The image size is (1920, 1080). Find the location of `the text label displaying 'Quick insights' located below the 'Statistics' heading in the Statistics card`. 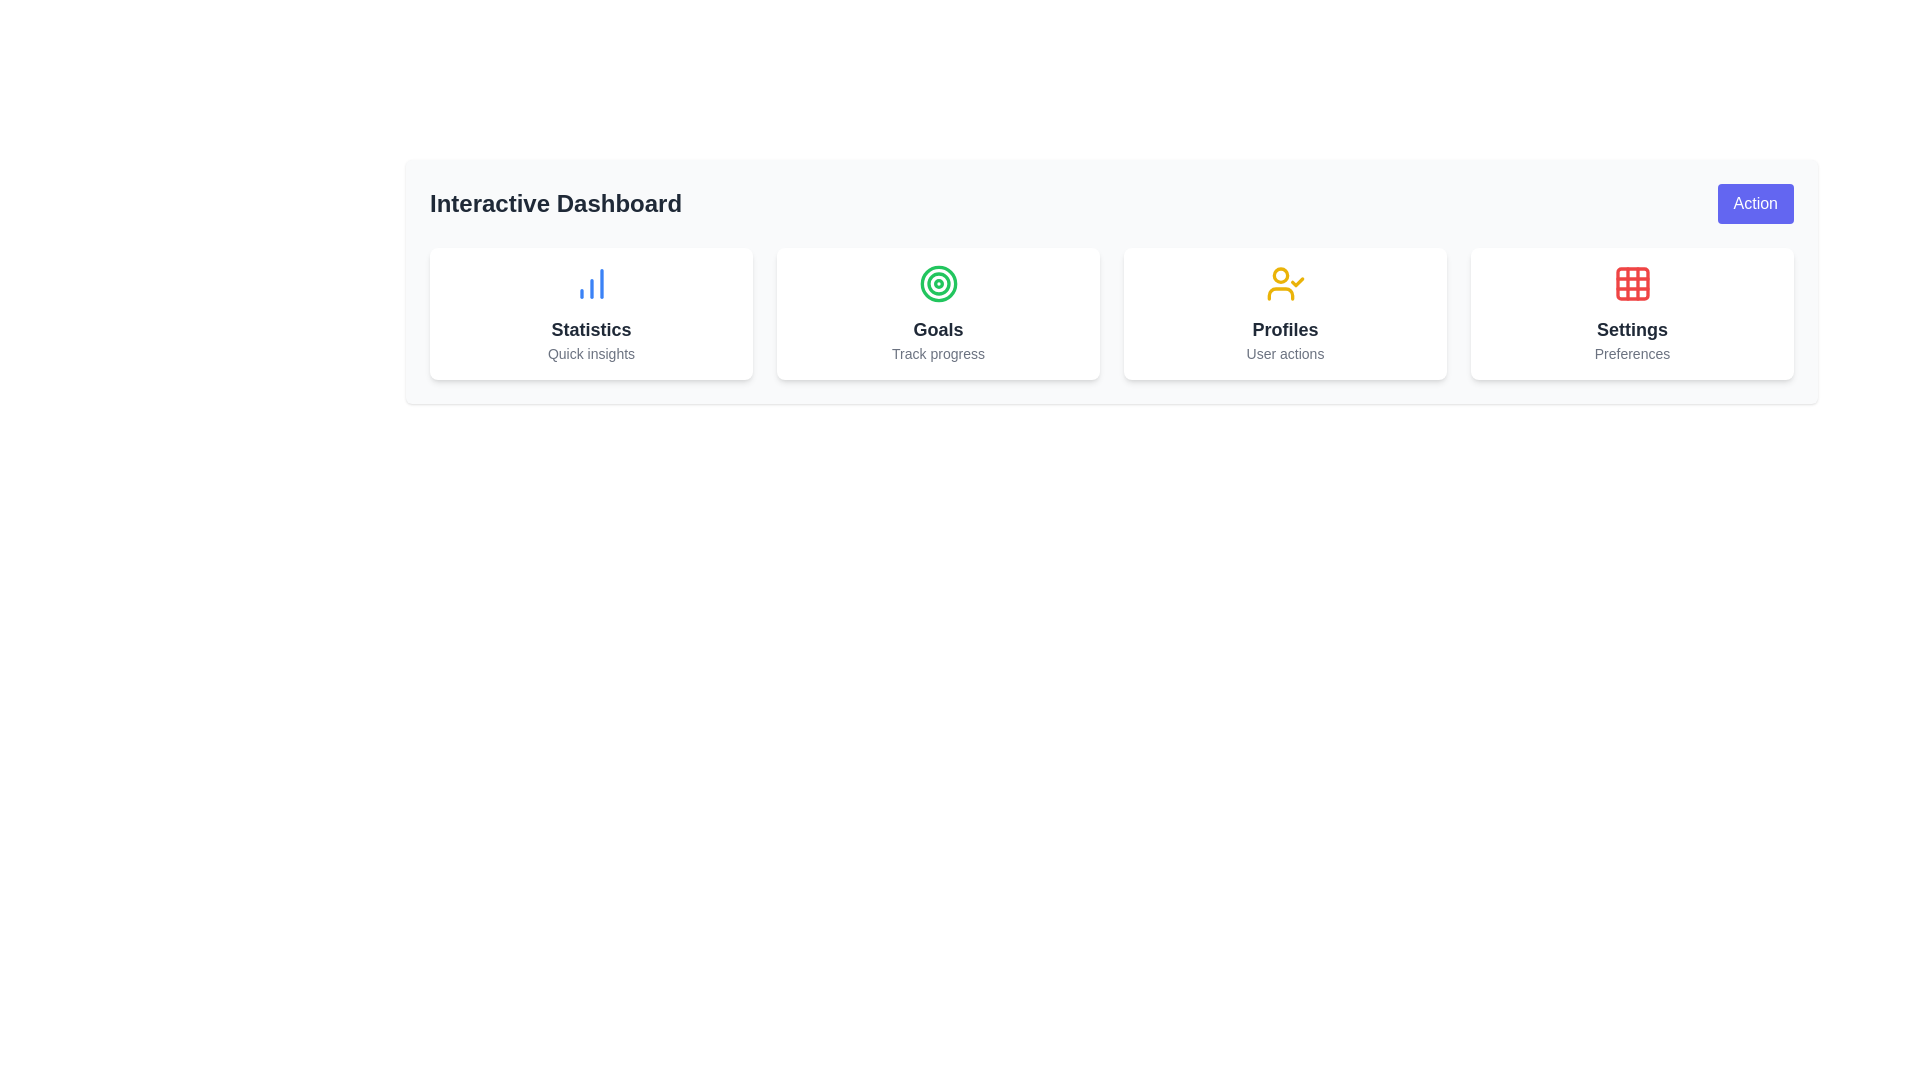

the text label displaying 'Quick insights' located below the 'Statistics' heading in the Statistics card is located at coordinates (590, 353).